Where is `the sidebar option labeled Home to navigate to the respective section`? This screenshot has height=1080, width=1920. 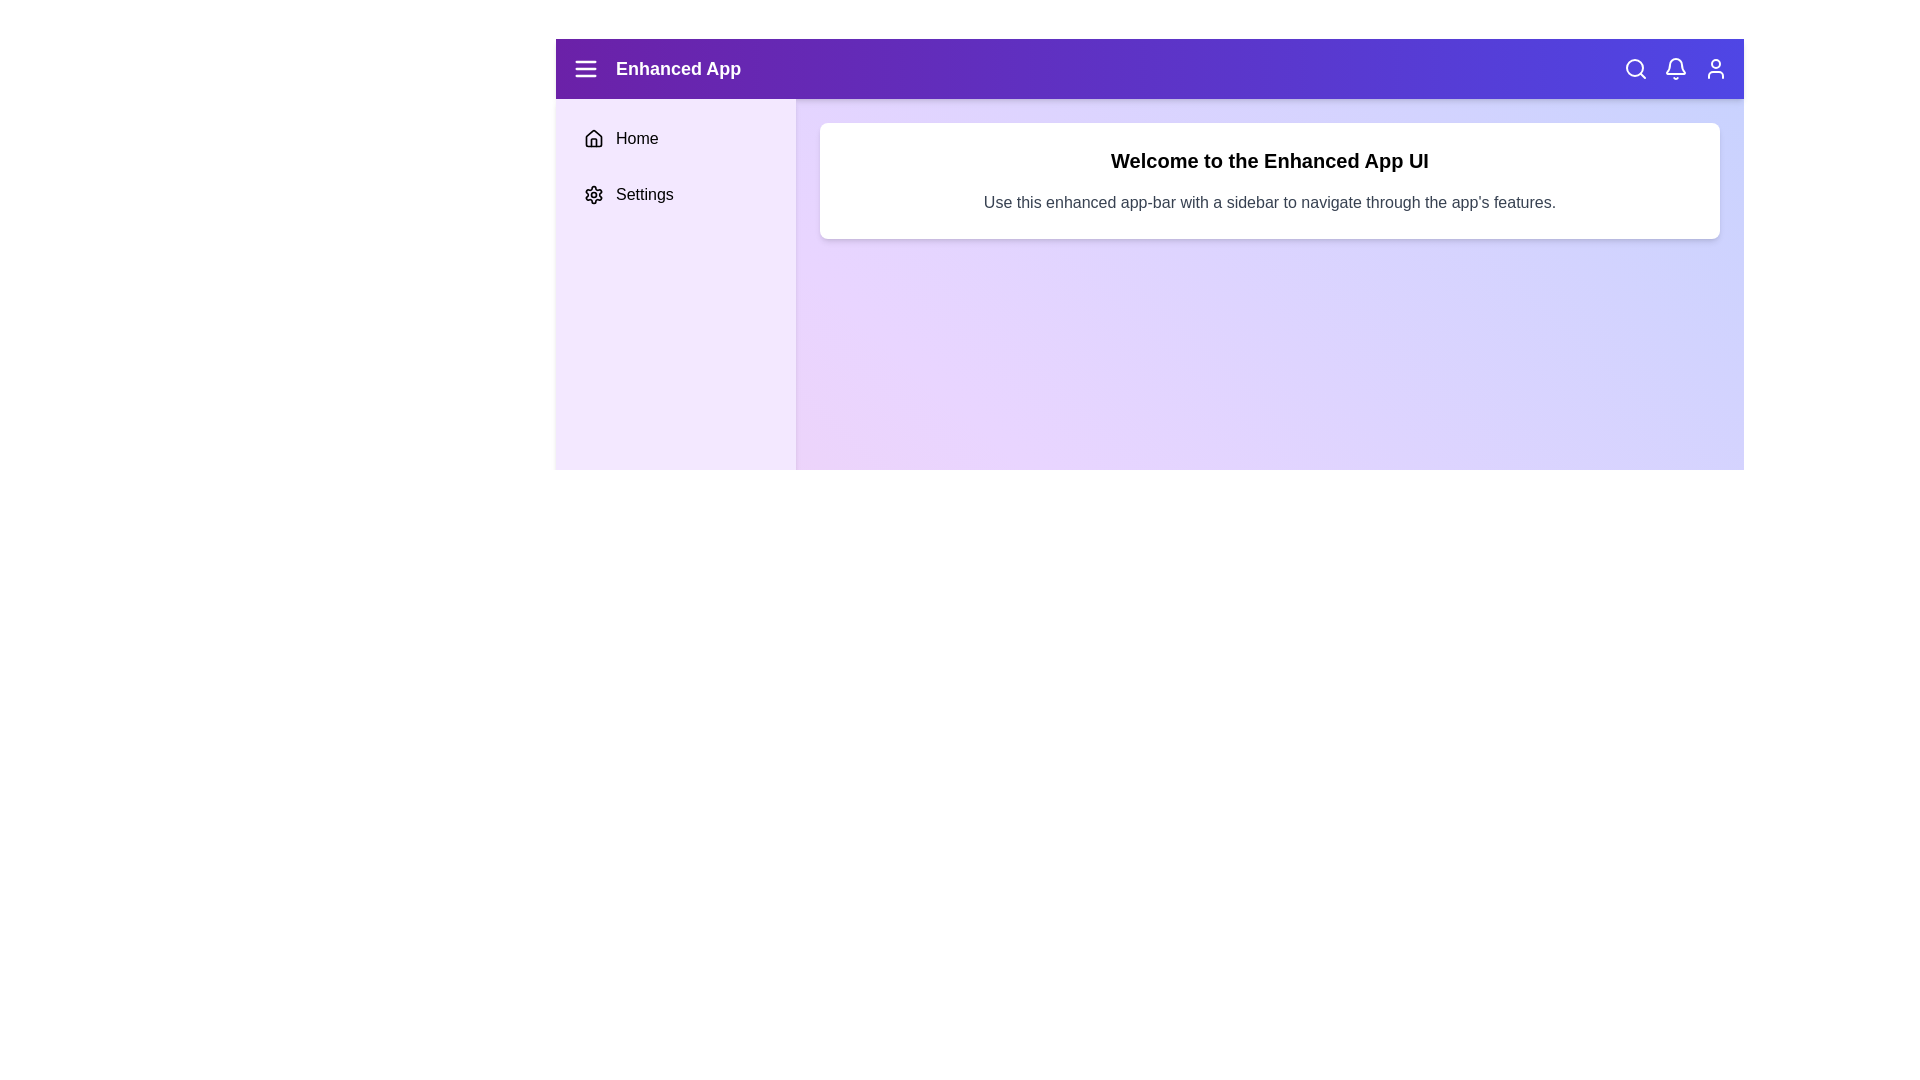
the sidebar option labeled Home to navigate to the respective section is located at coordinates (676, 137).